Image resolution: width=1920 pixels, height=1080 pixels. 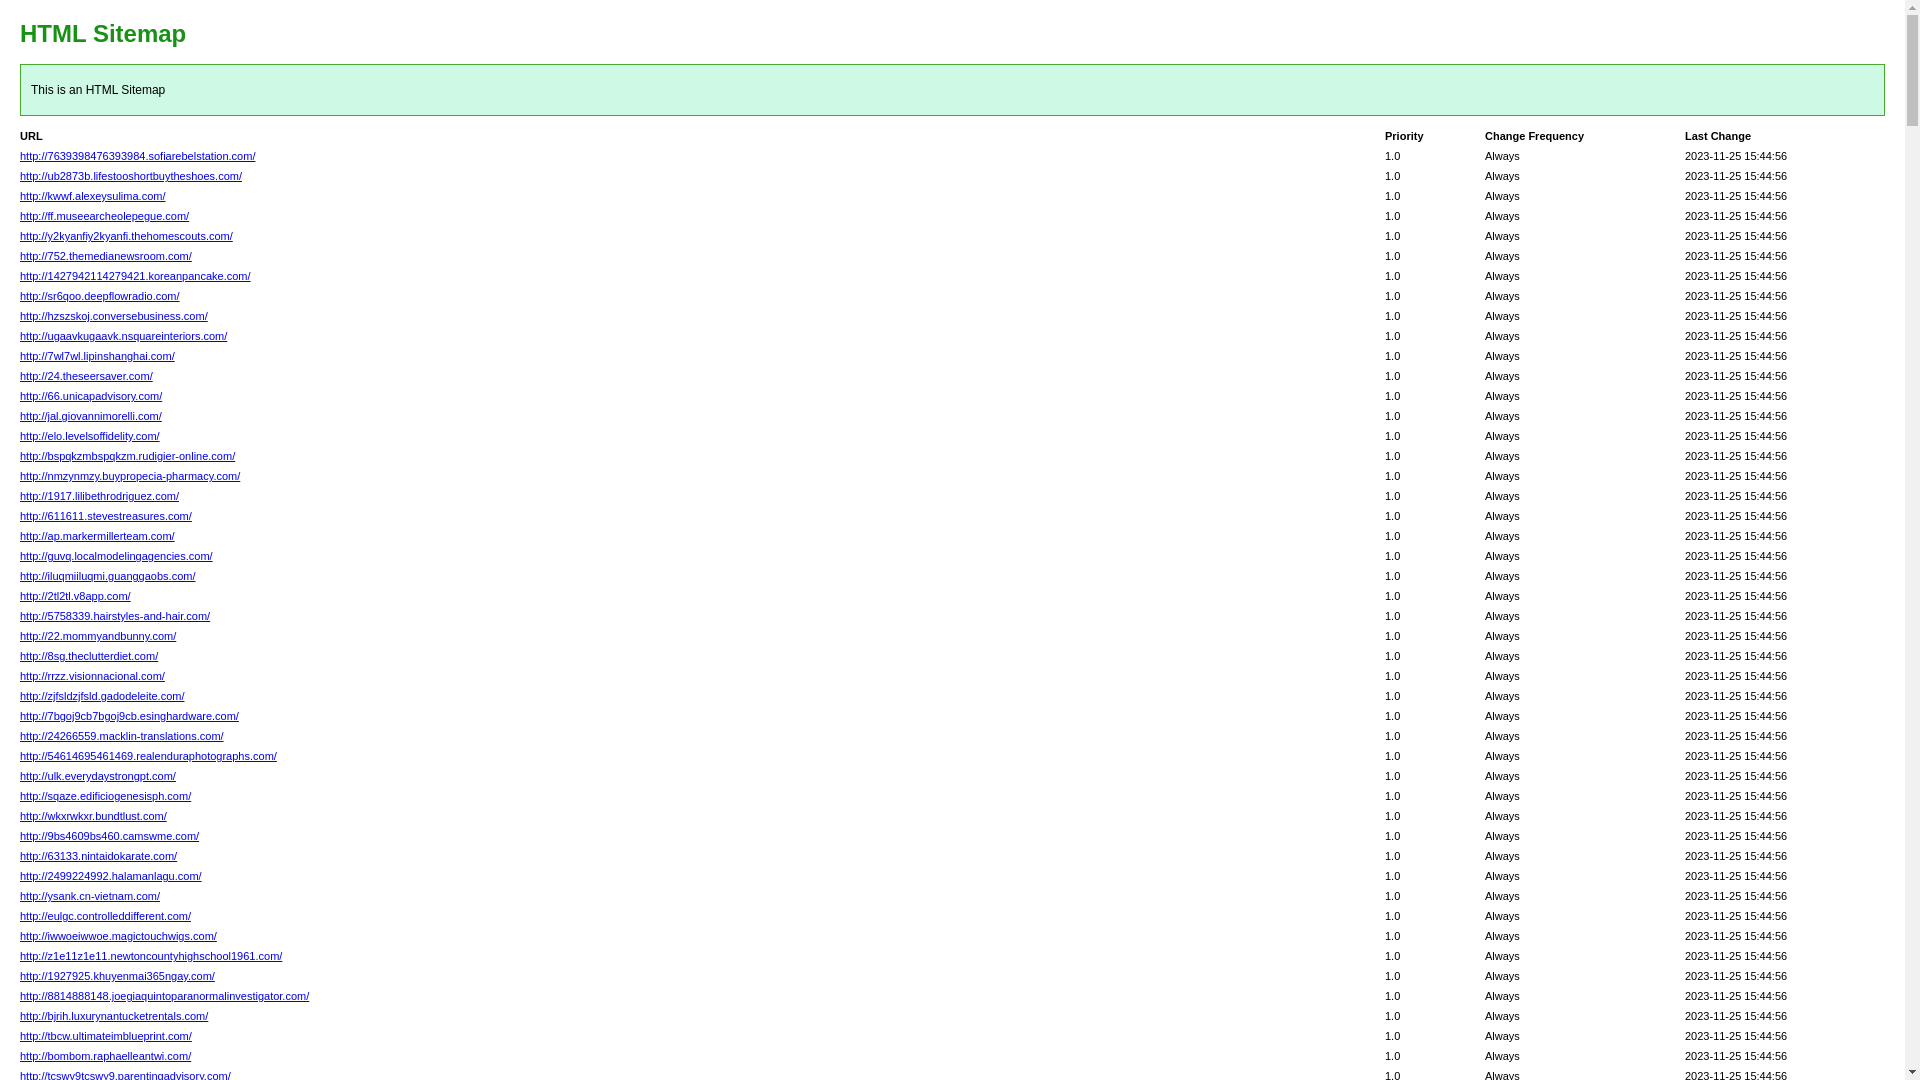 I want to click on 'http://sr6qoo.deepflowradio.com/', so click(x=99, y=296).